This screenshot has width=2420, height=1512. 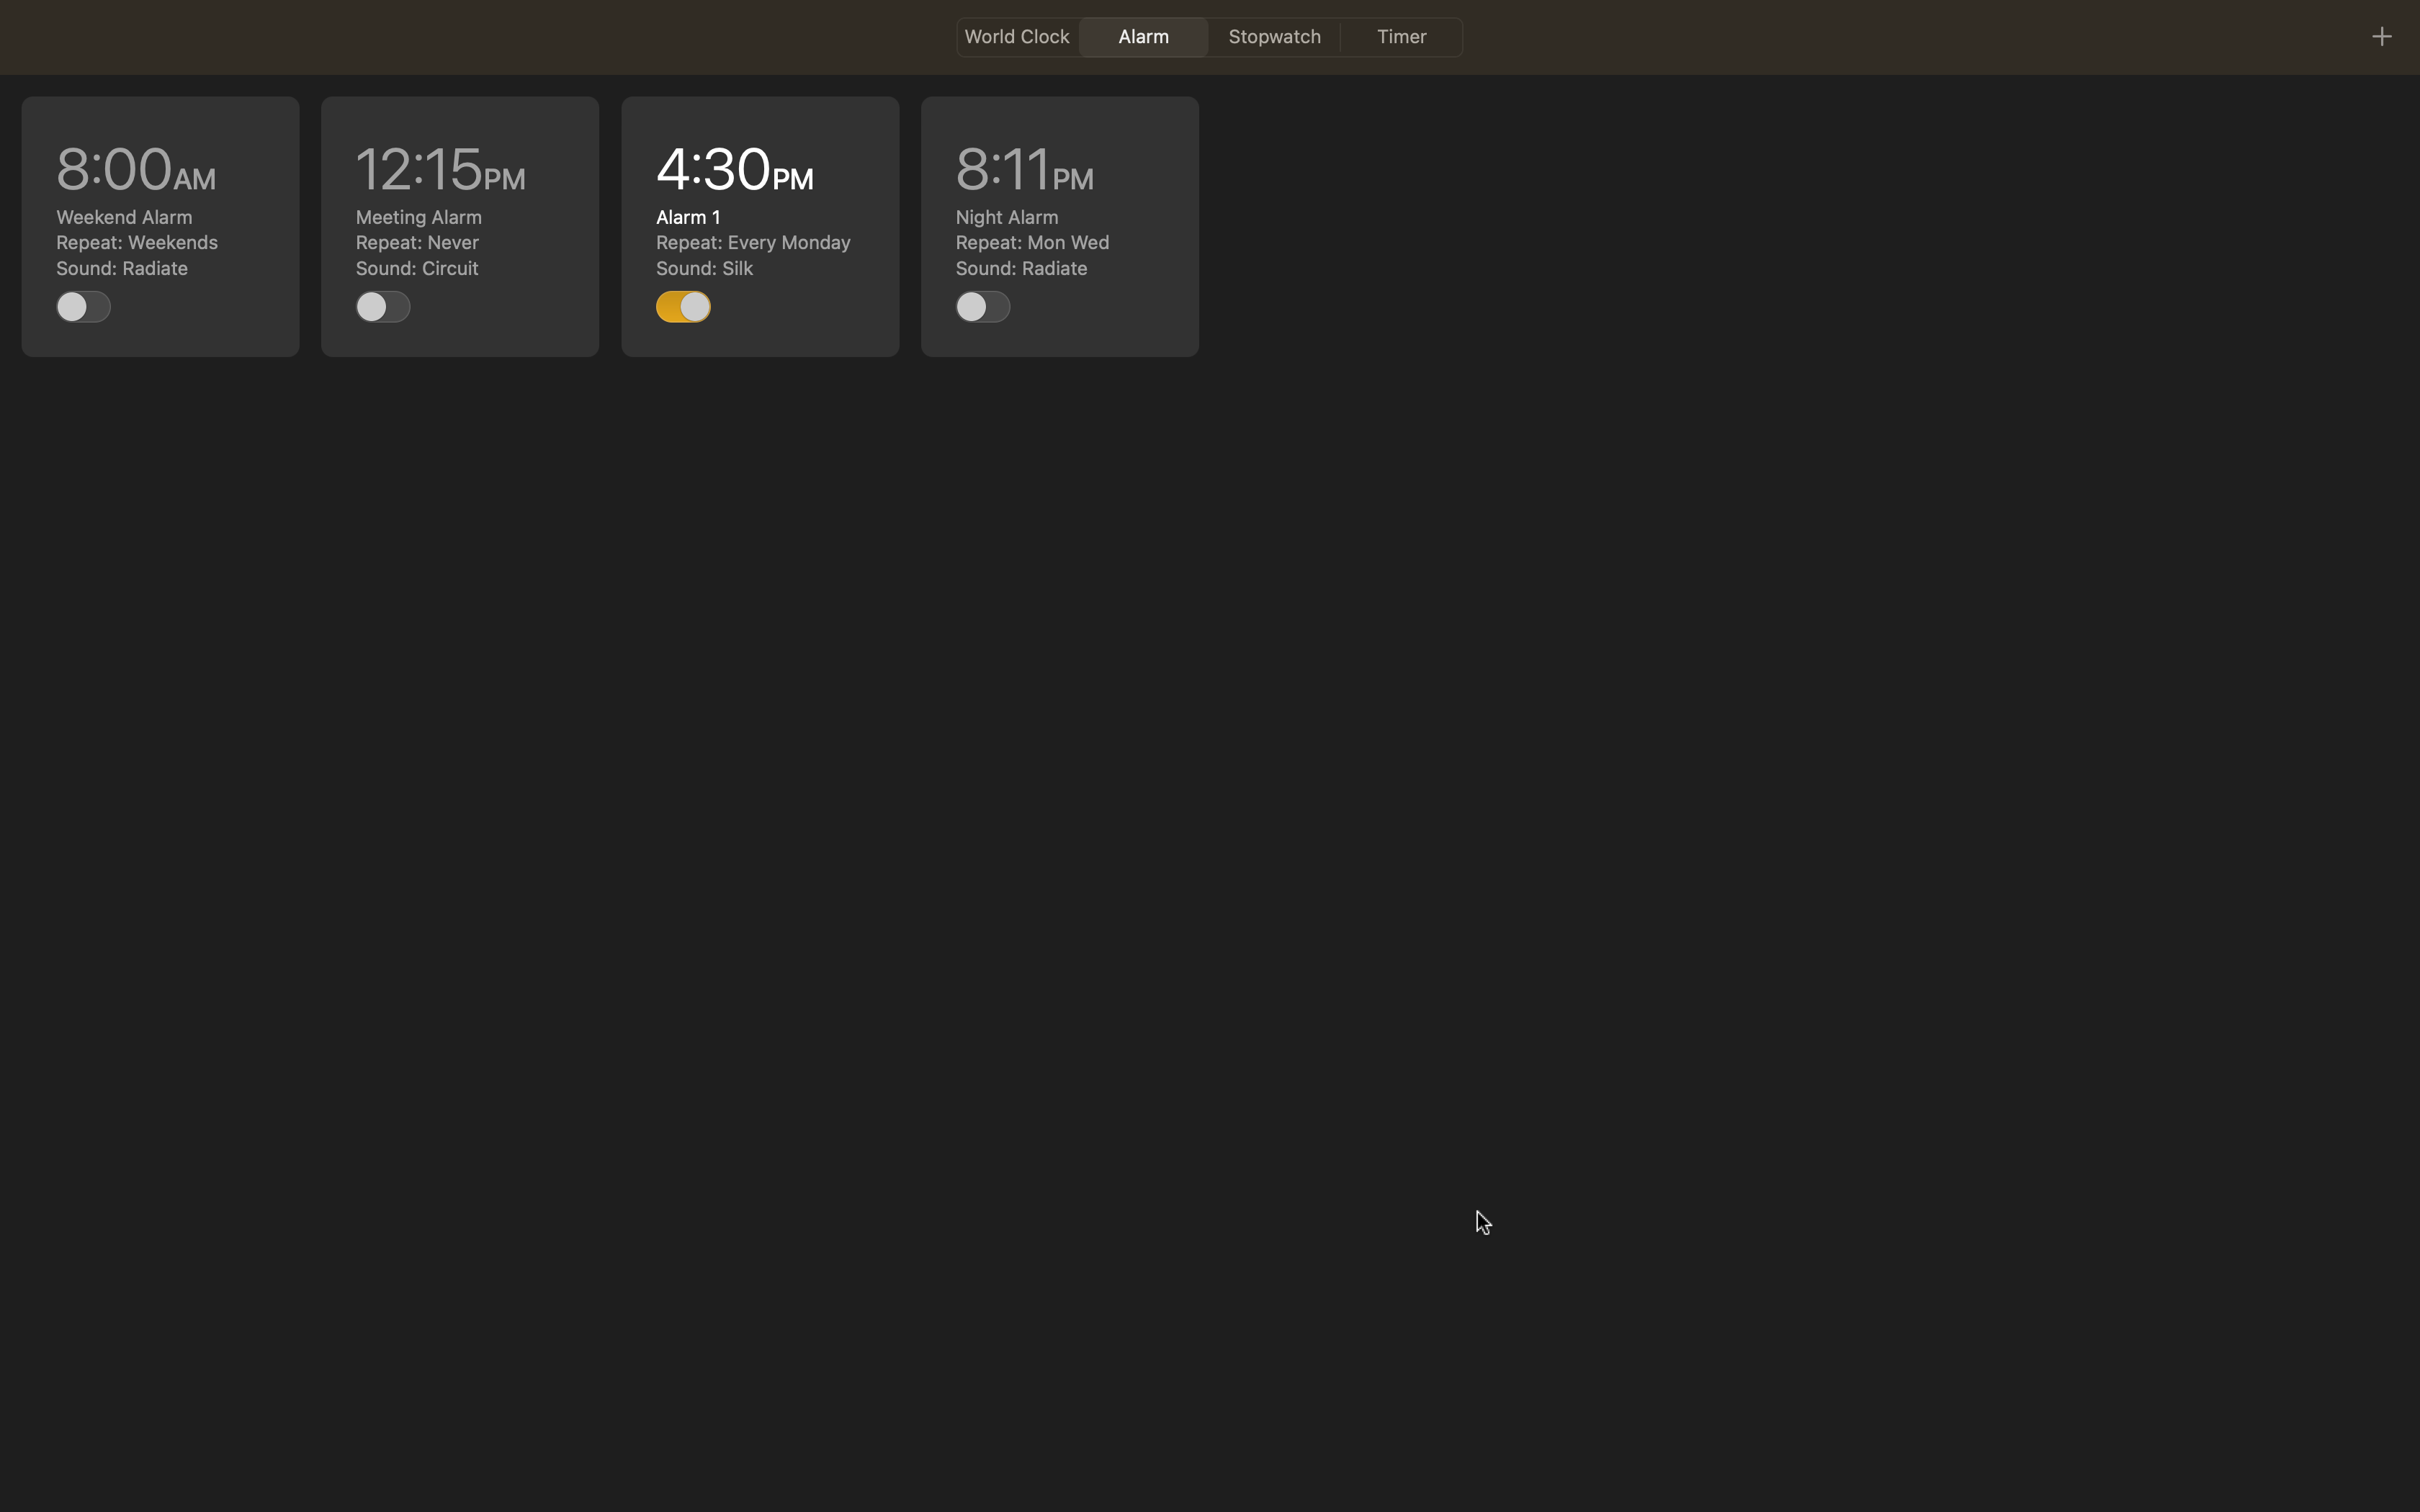 I want to click on Edit the 8am task, so click(x=161, y=225).